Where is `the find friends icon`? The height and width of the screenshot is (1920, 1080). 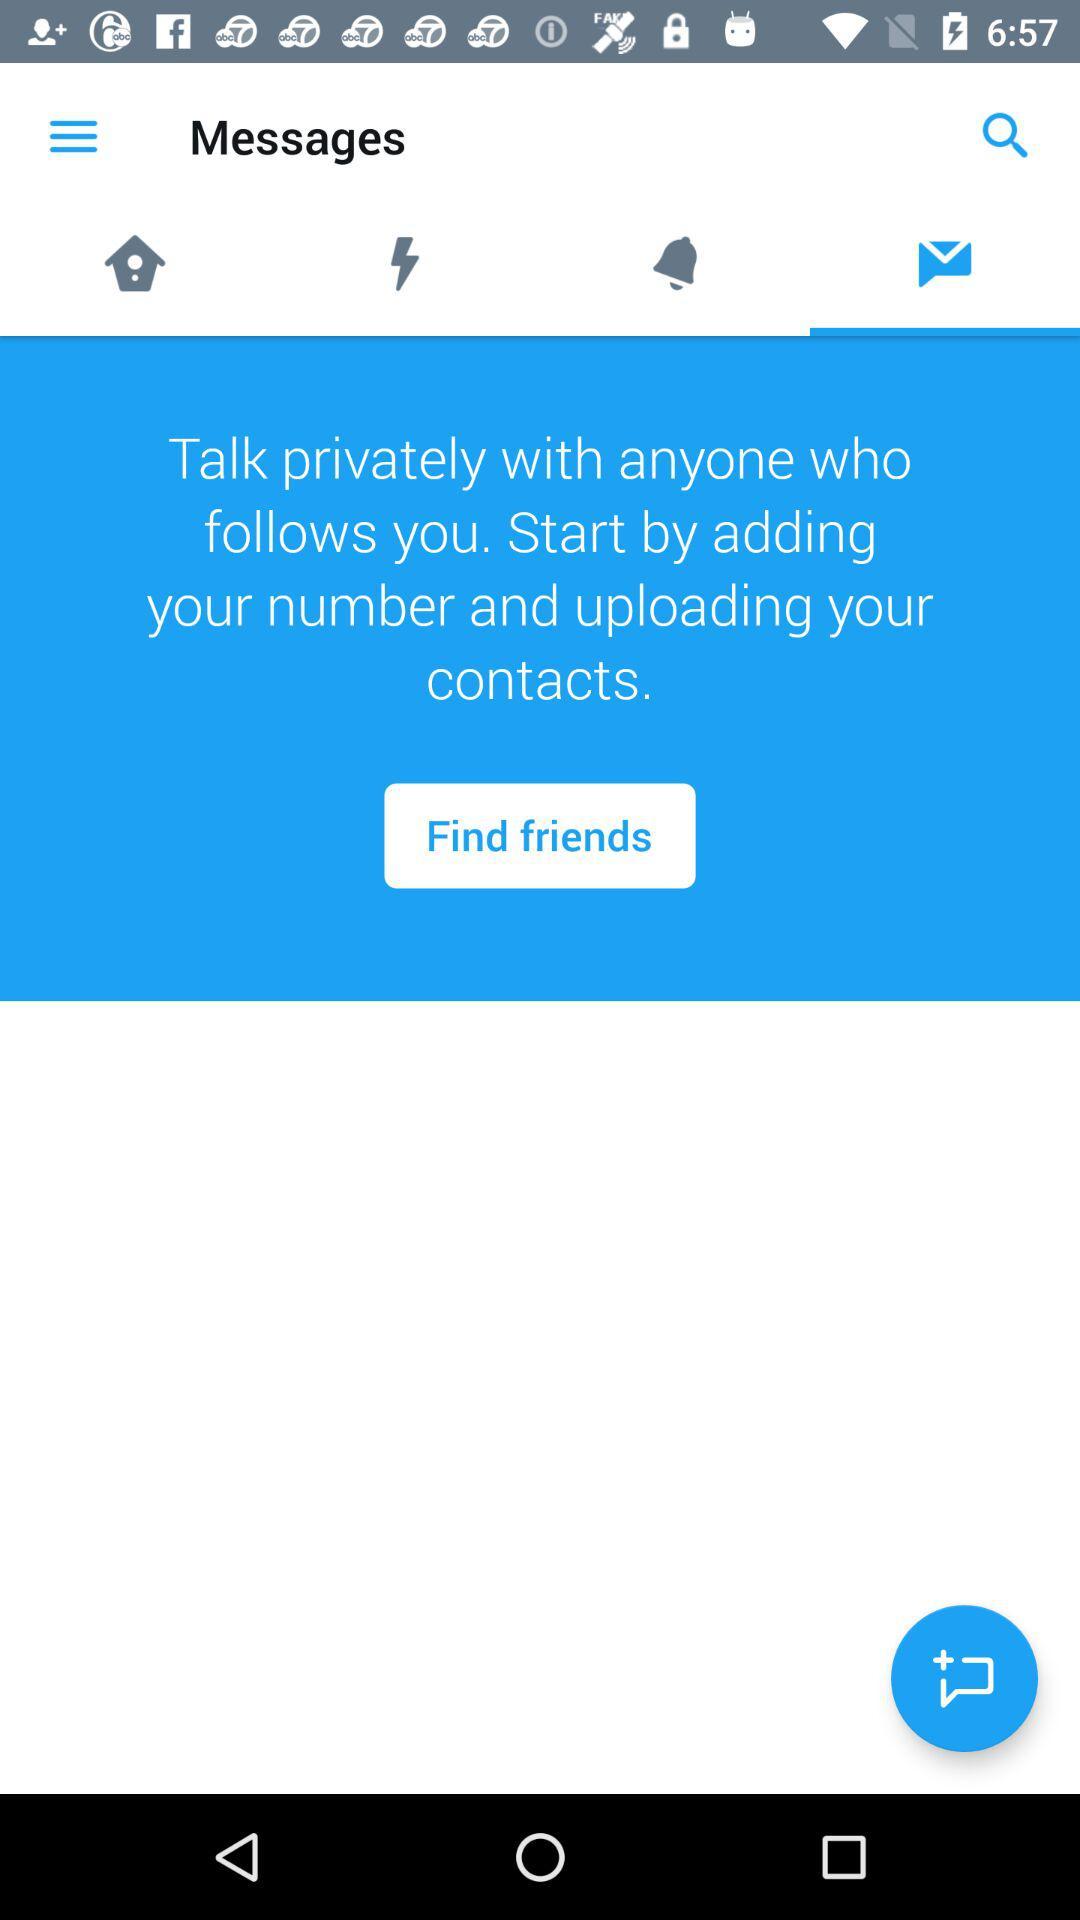 the find friends icon is located at coordinates (540, 835).